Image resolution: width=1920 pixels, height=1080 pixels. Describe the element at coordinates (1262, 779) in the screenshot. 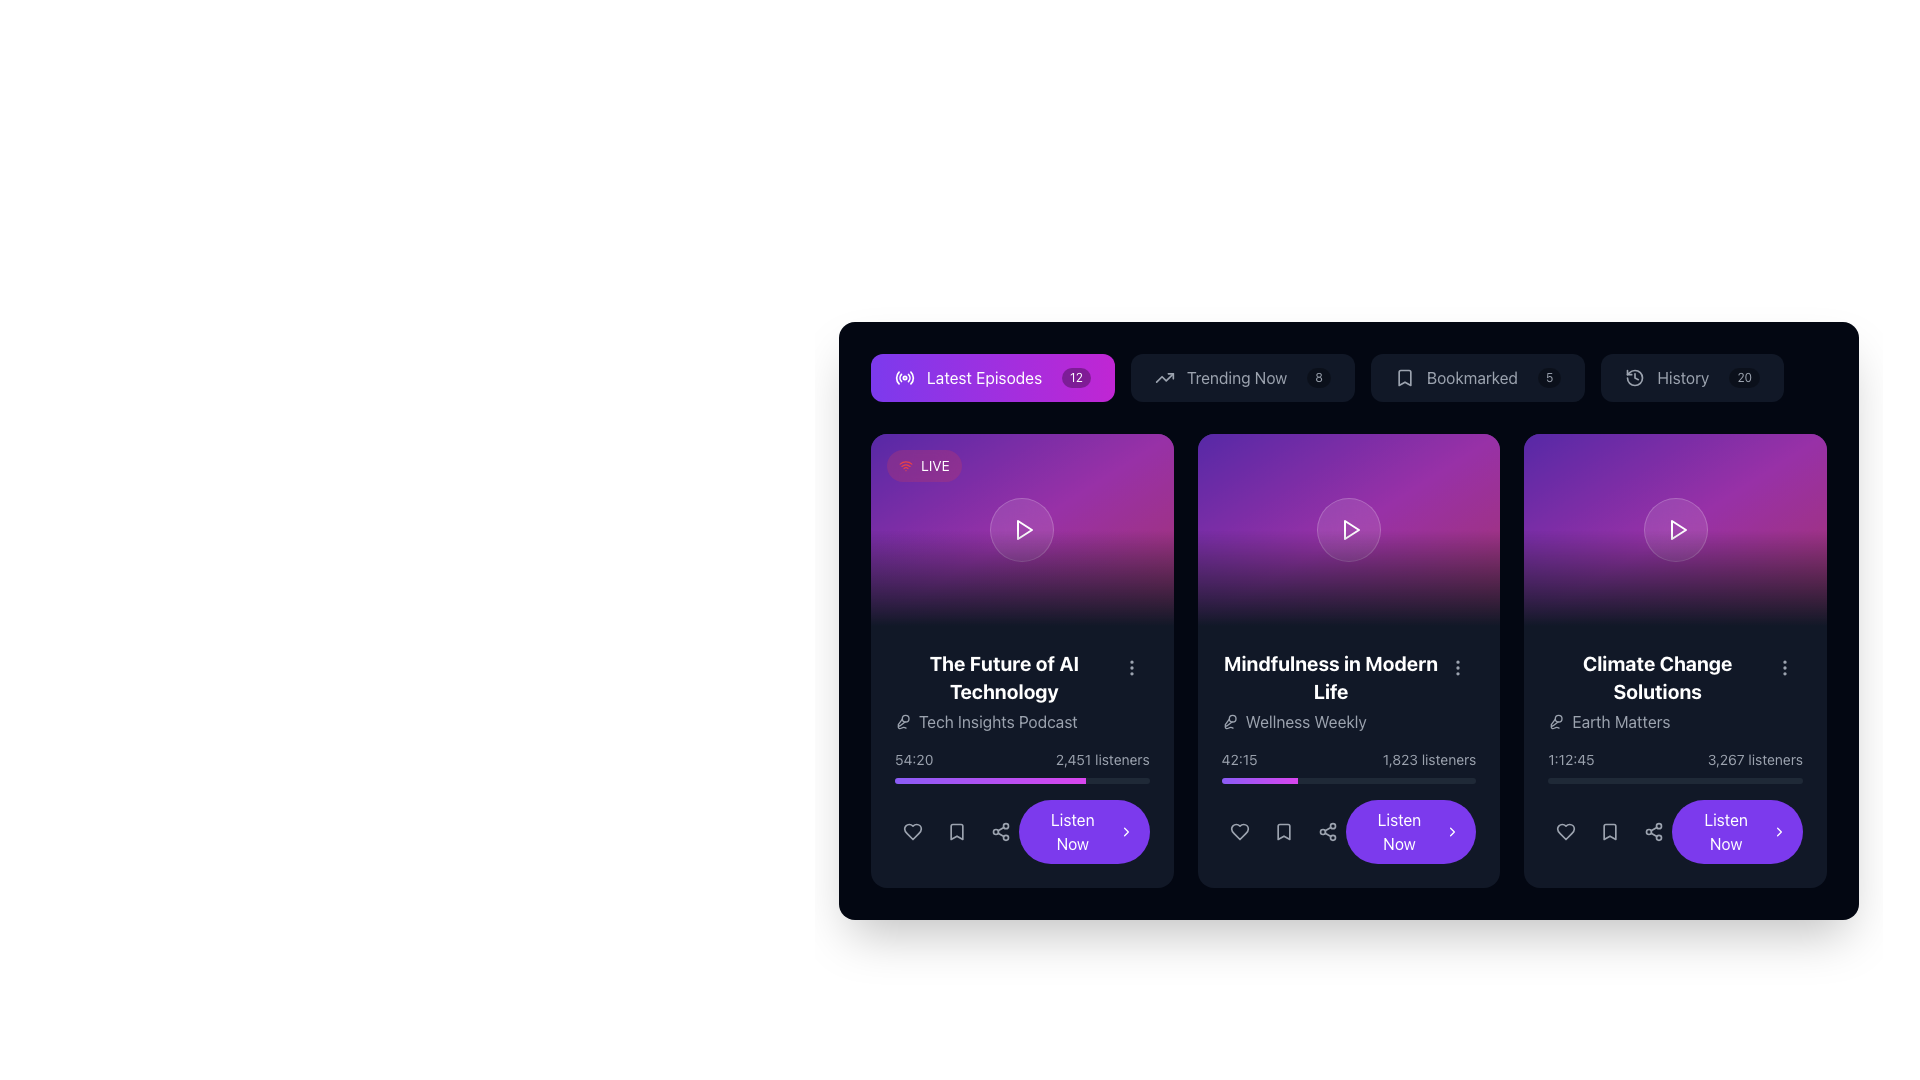

I see `progress` at that location.